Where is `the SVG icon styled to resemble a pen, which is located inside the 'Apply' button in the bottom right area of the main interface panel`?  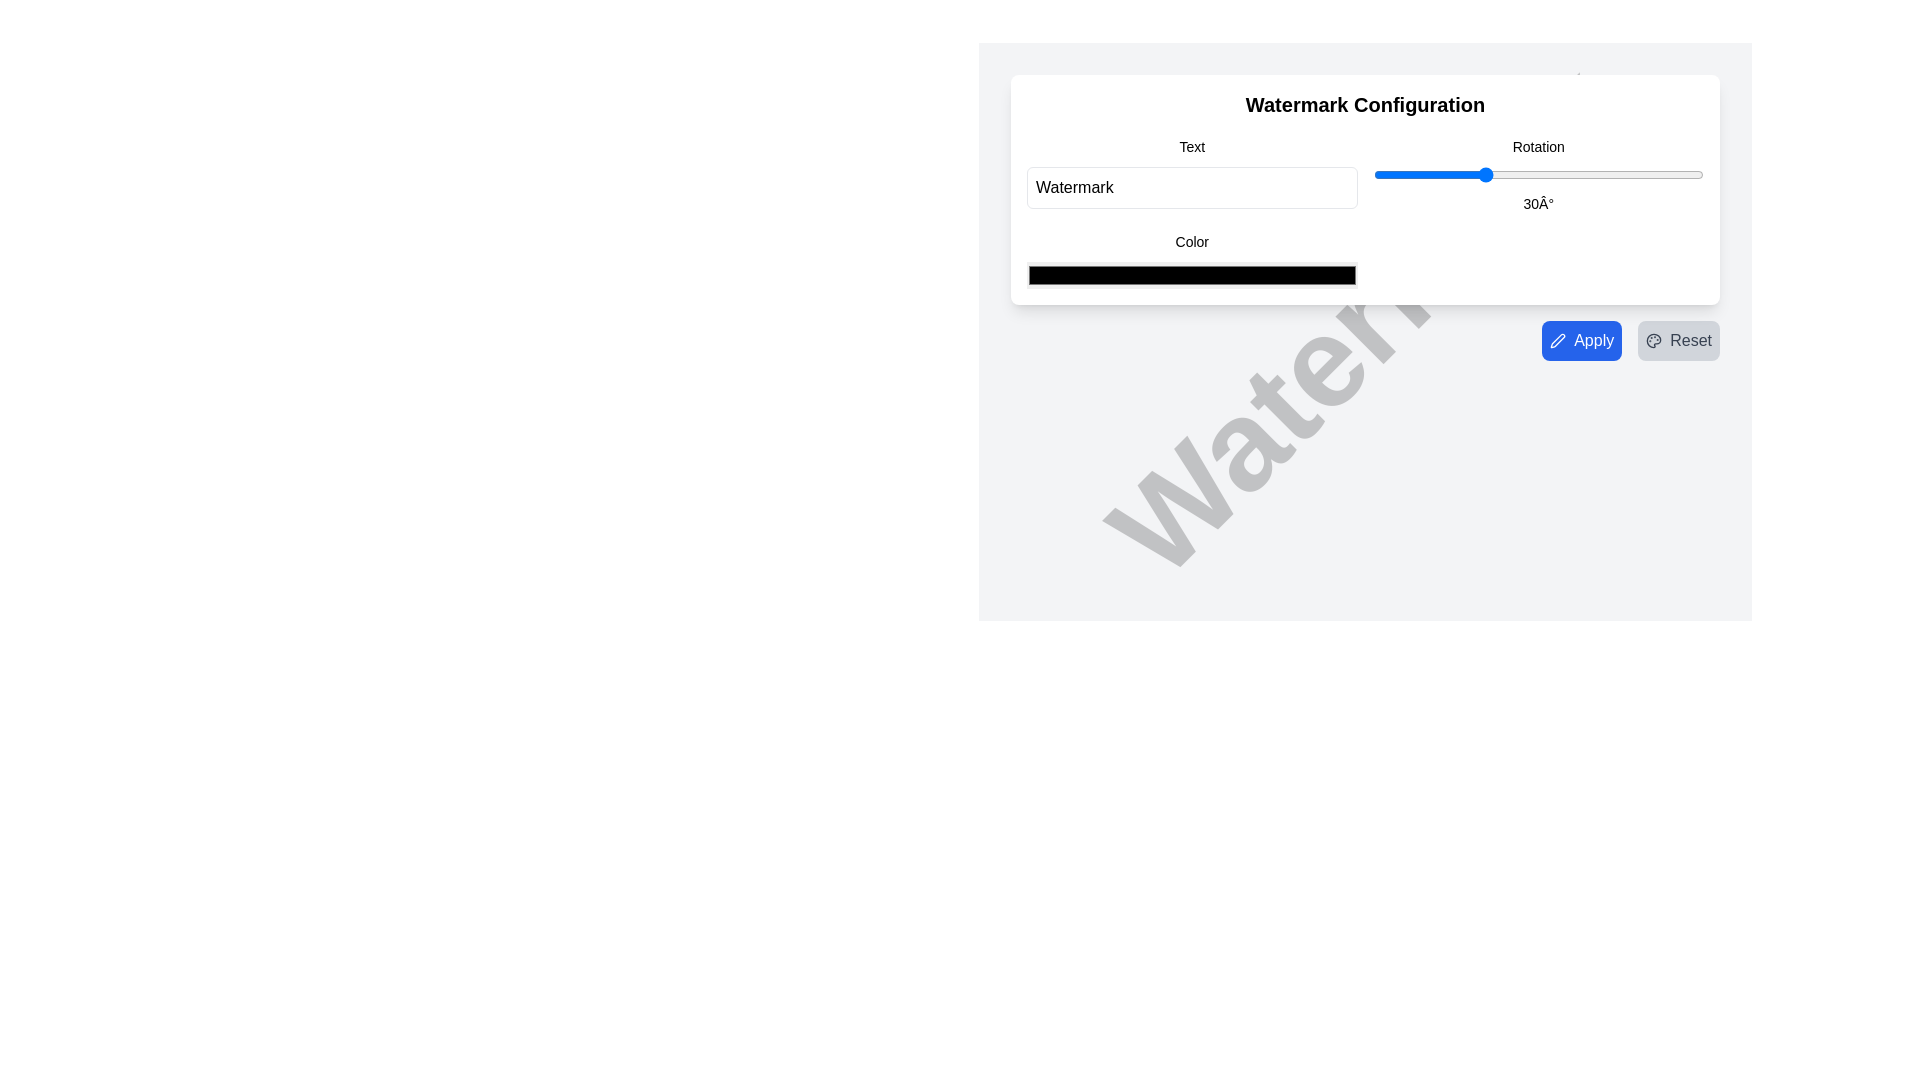 the SVG icon styled to resemble a pen, which is located inside the 'Apply' button in the bottom right area of the main interface panel is located at coordinates (1557, 339).